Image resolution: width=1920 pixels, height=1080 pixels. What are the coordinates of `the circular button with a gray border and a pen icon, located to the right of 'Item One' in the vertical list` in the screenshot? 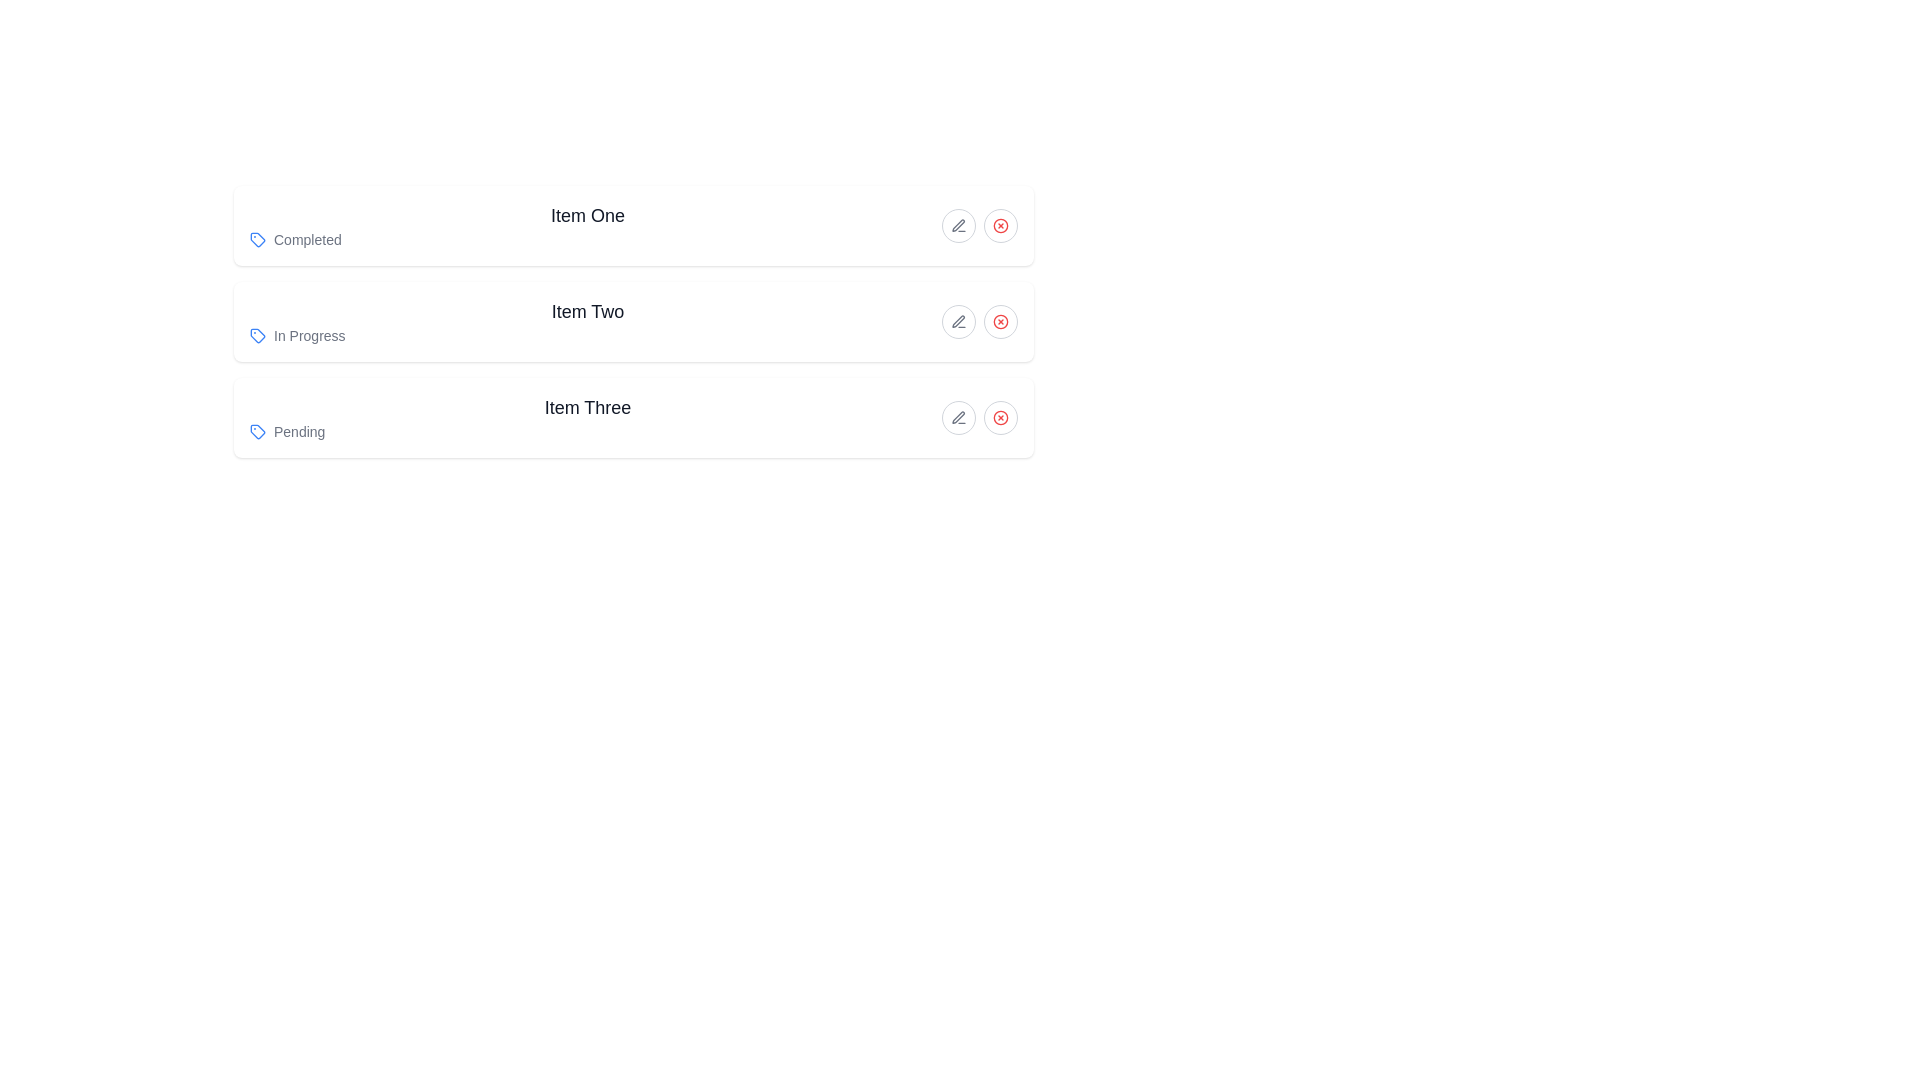 It's located at (958, 225).